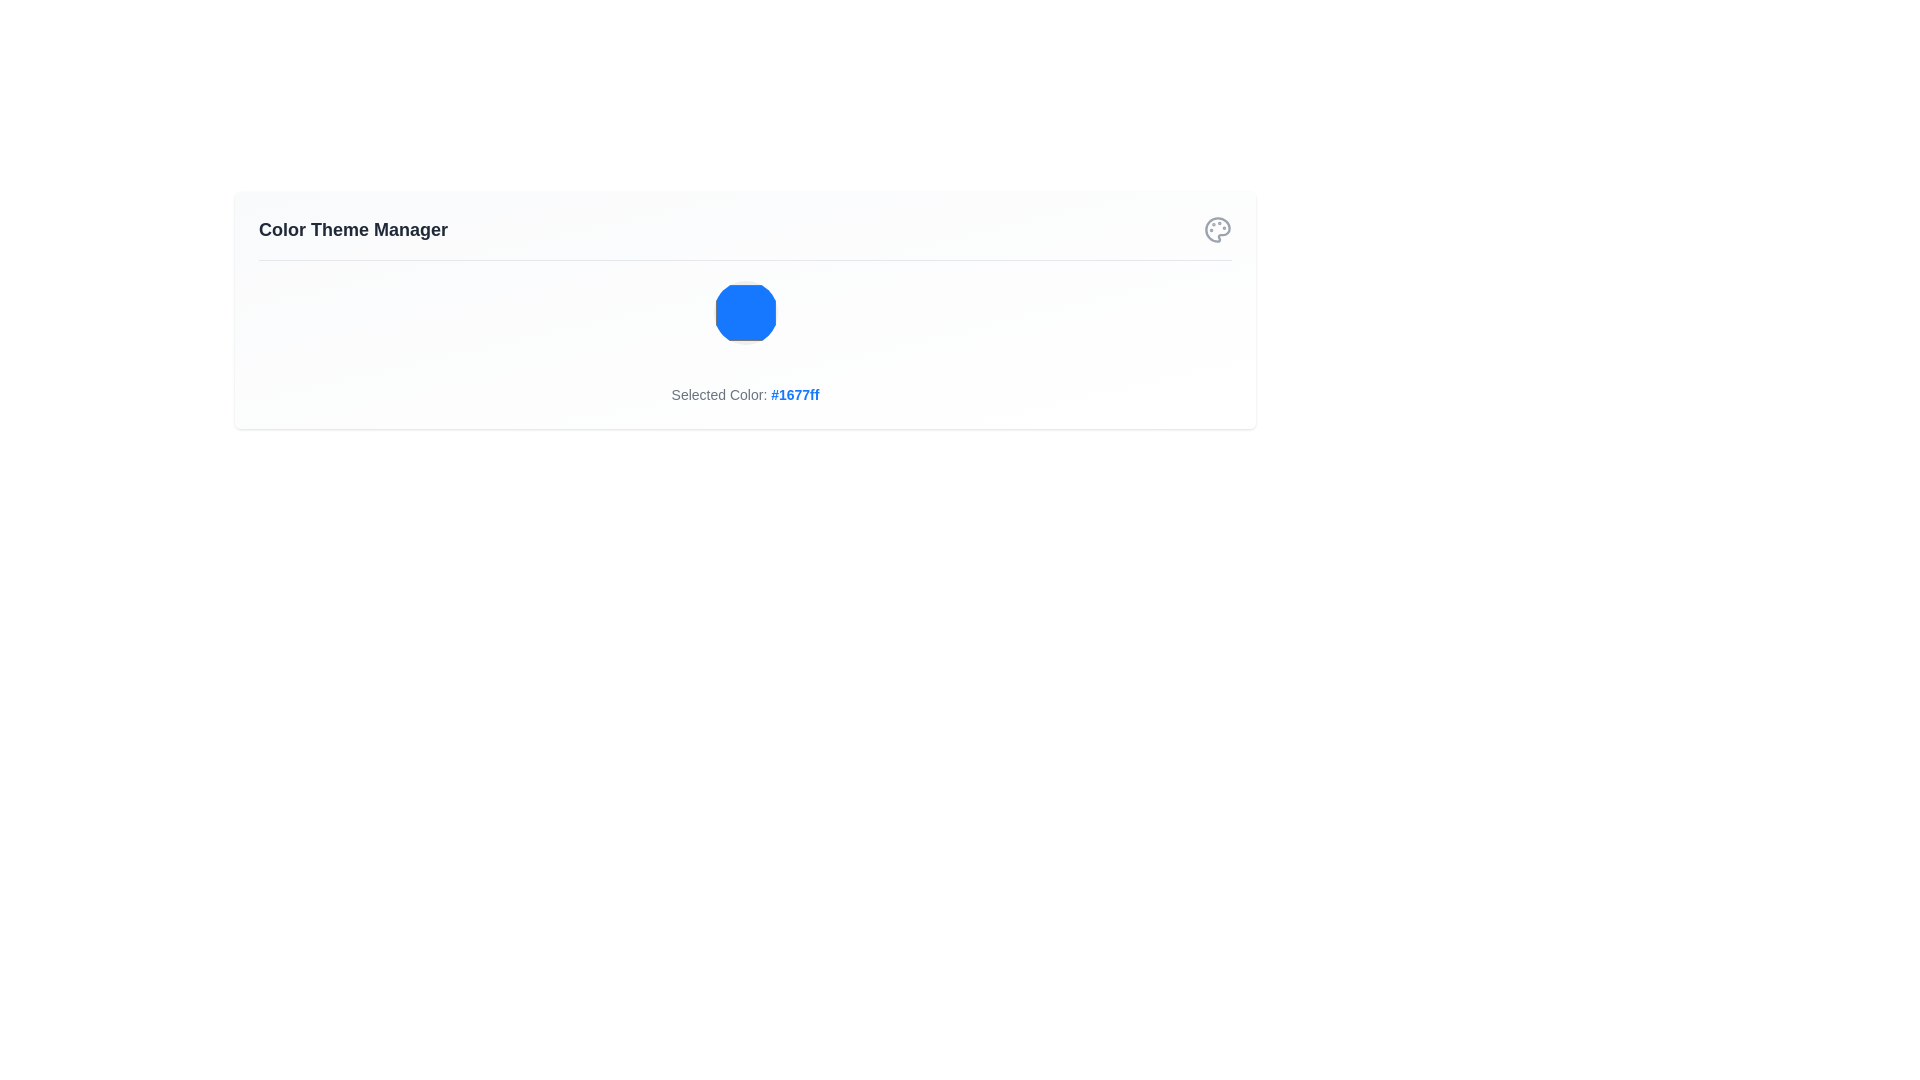  I want to click on the circular blue button in the Color Theme Manager, so click(744, 312).